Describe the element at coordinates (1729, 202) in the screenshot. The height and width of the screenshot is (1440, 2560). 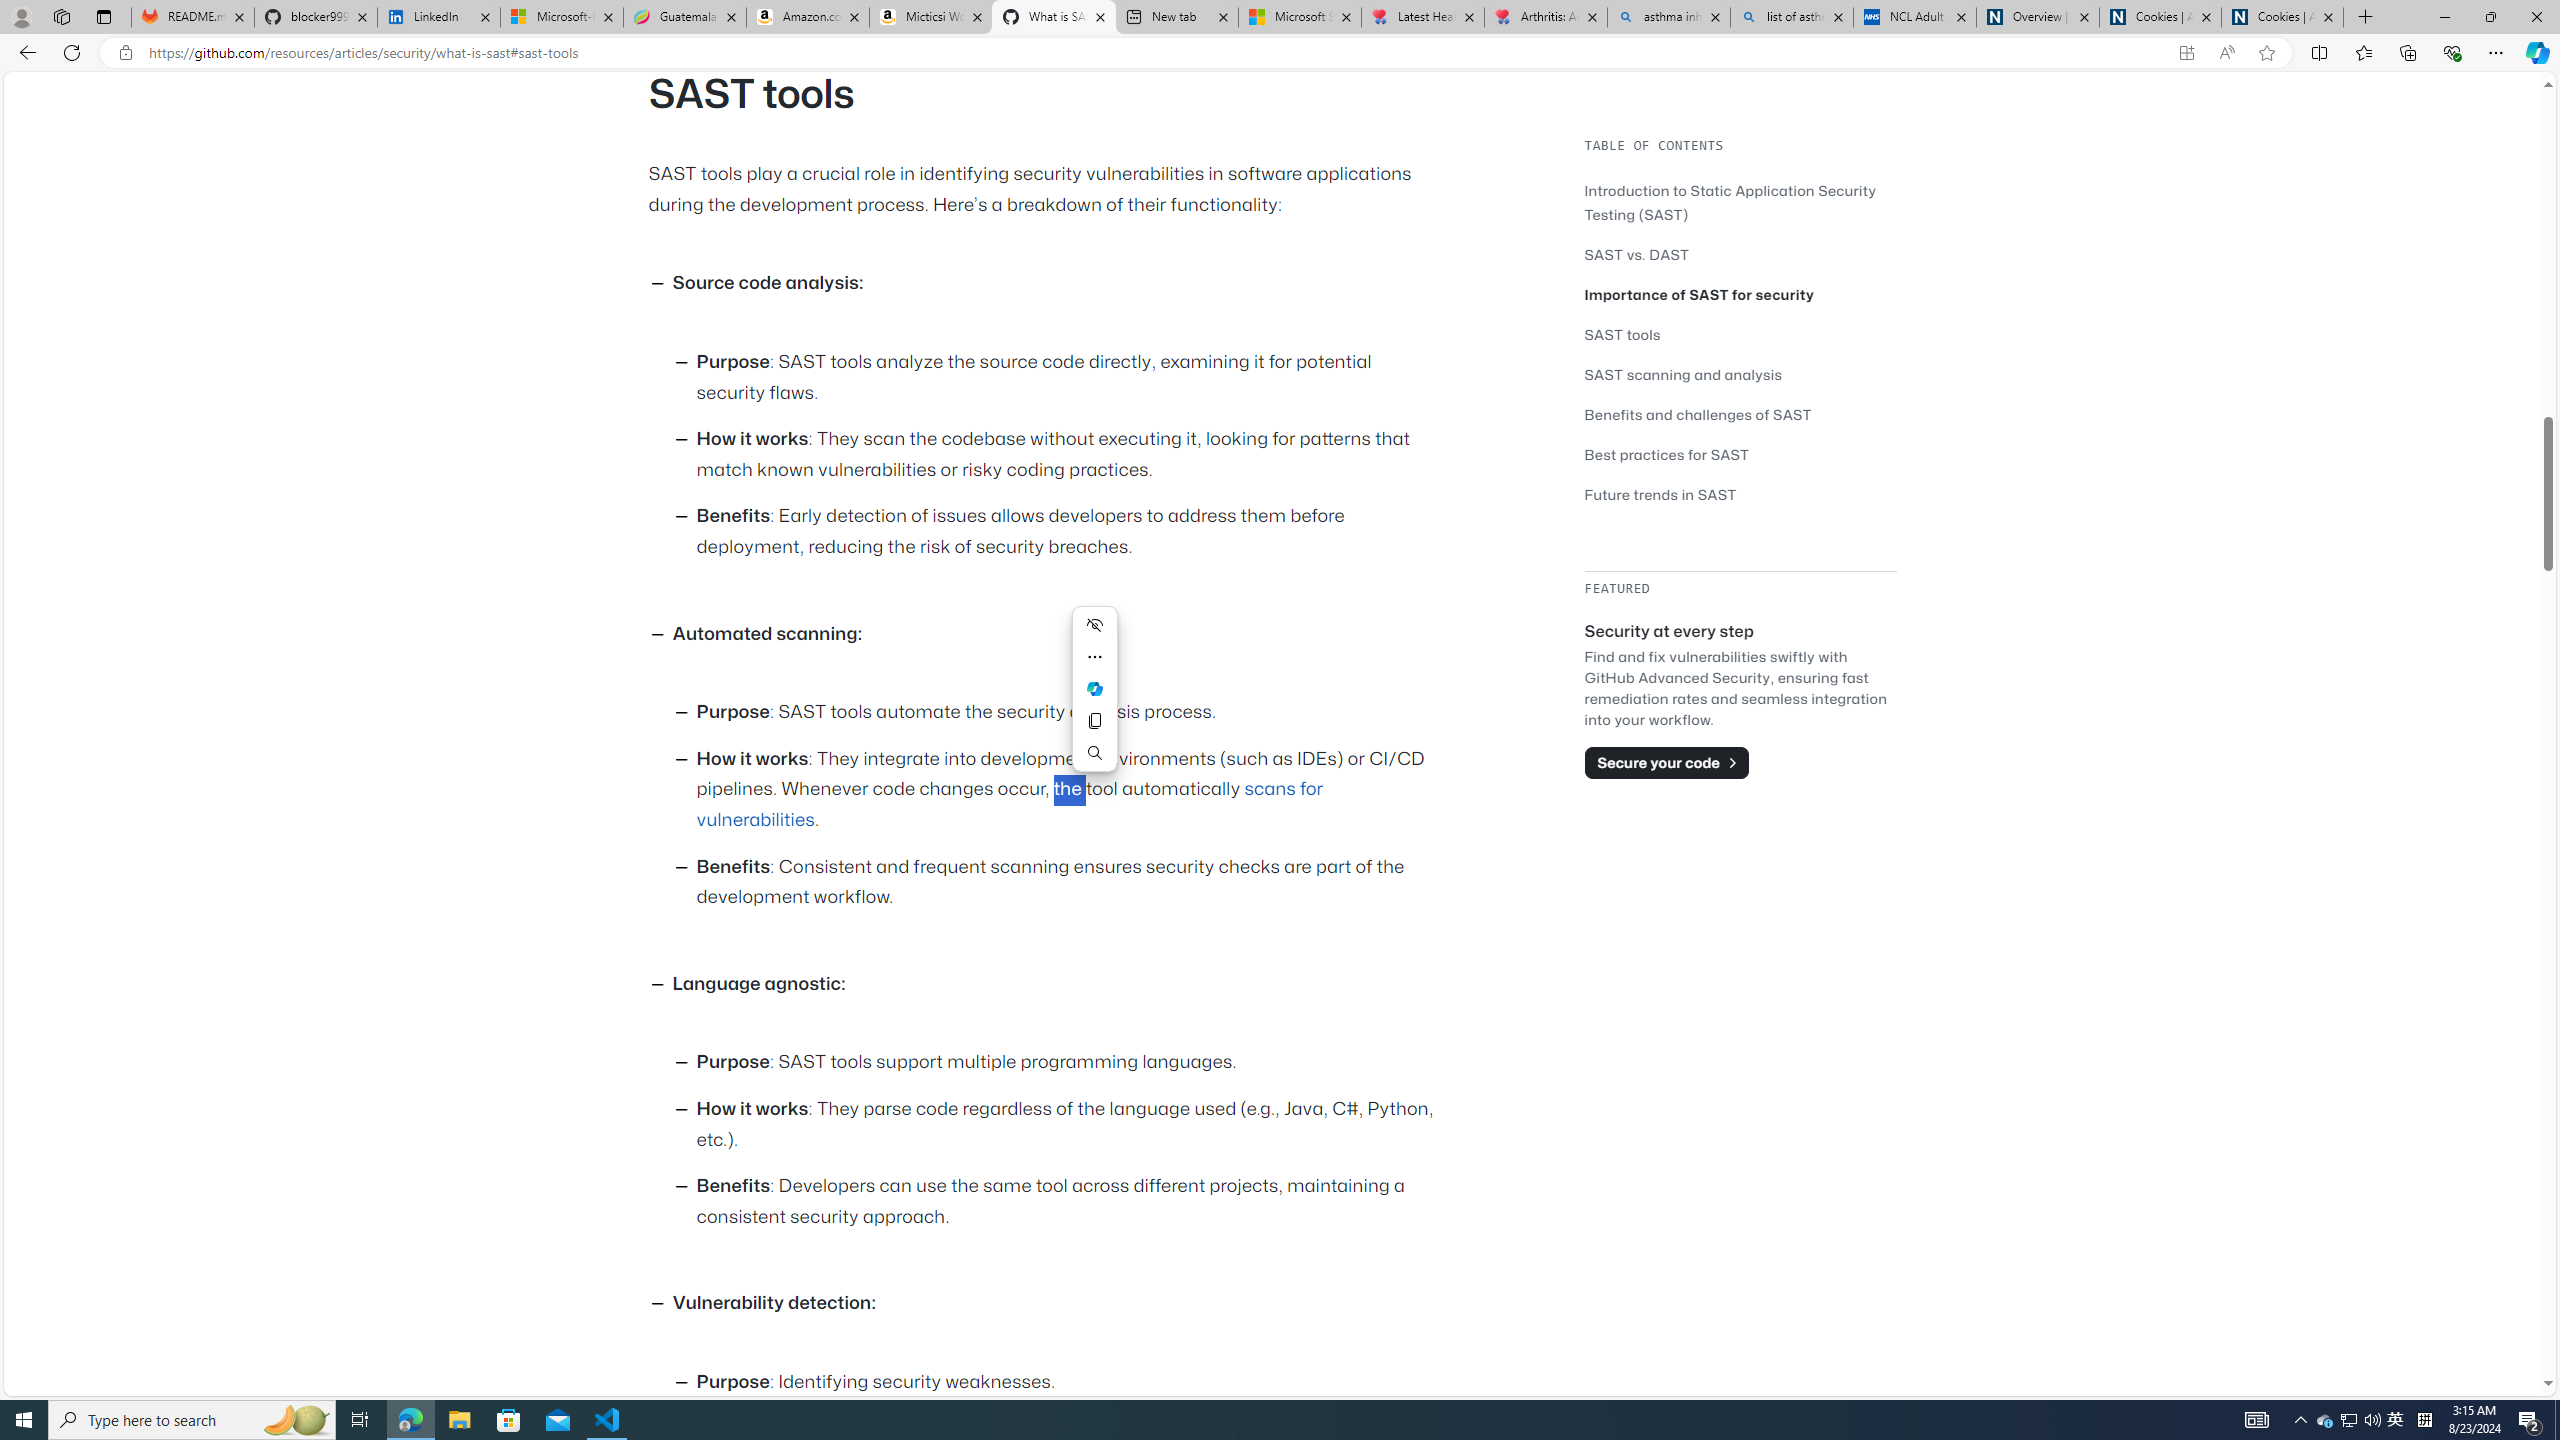
I see `'Introduction to Static Application Security Testing (SAST)'` at that location.